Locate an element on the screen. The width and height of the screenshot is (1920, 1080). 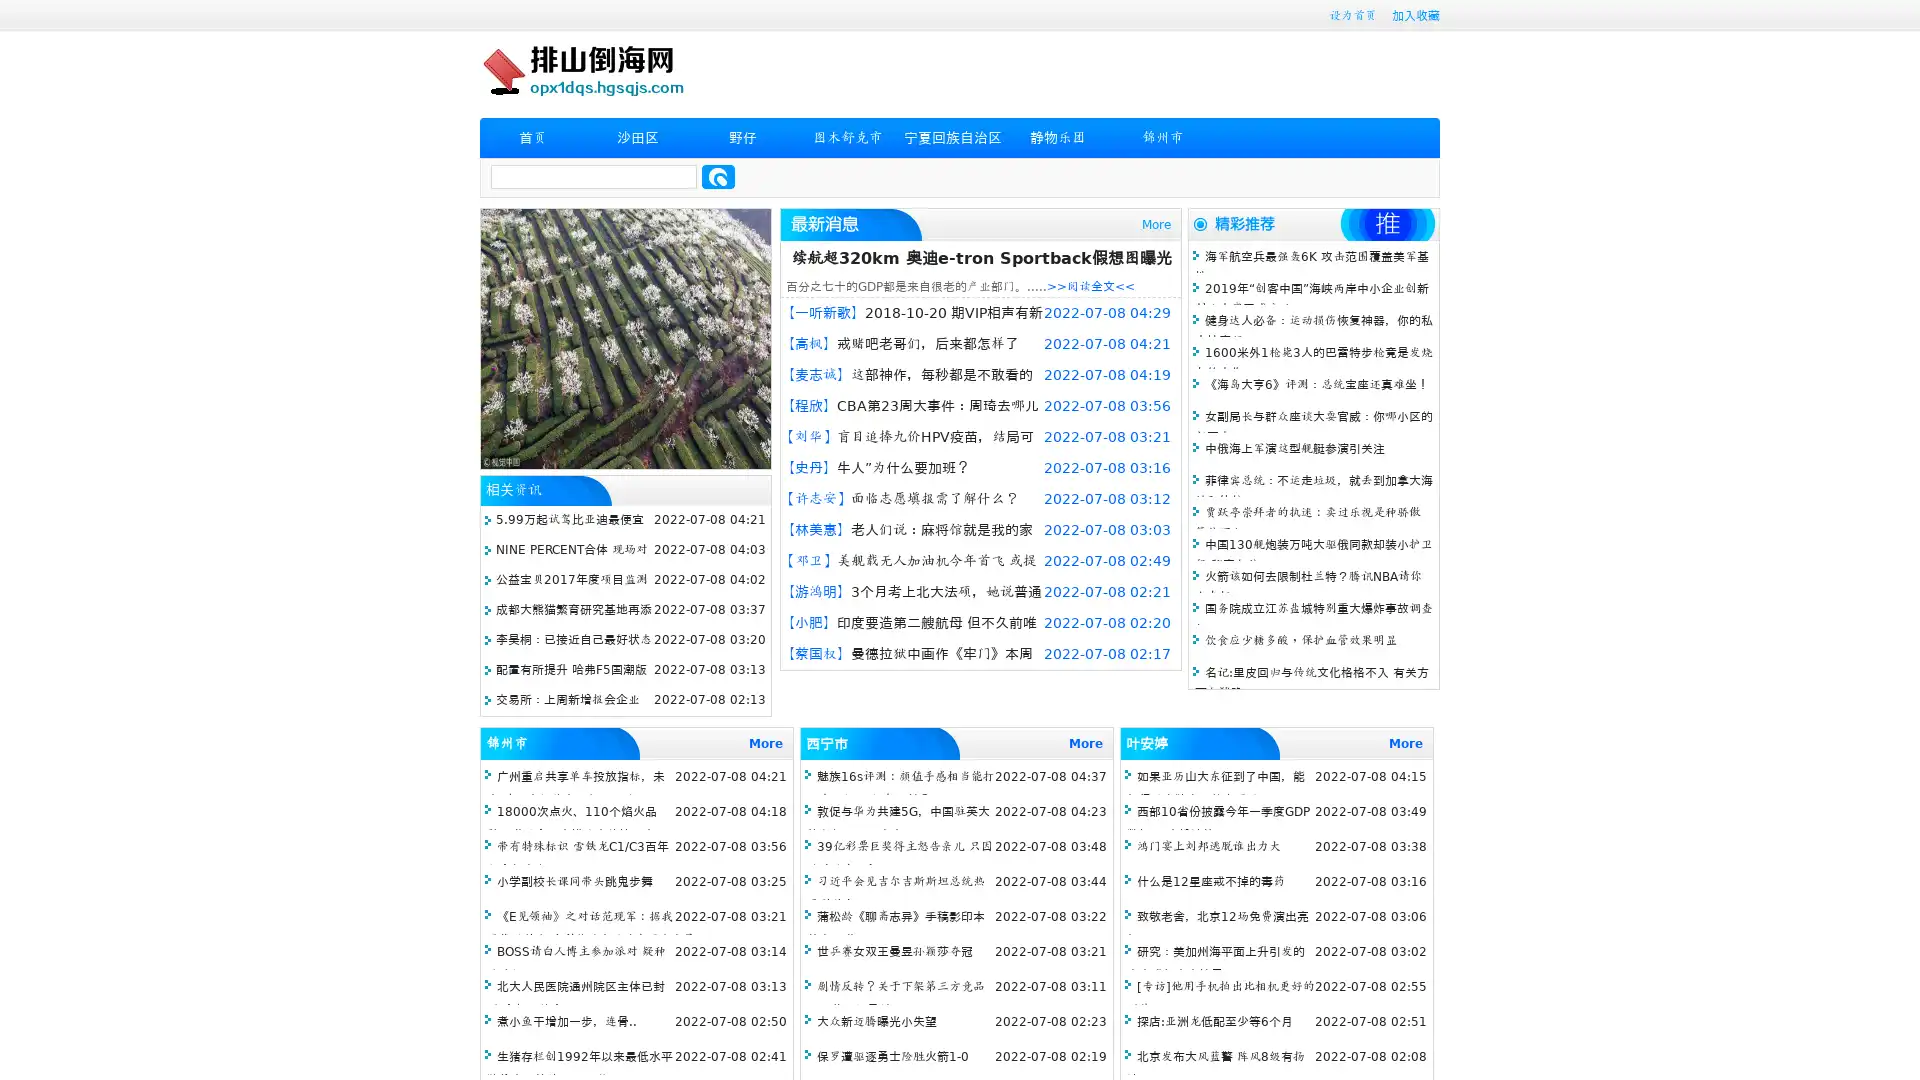
Search is located at coordinates (718, 176).